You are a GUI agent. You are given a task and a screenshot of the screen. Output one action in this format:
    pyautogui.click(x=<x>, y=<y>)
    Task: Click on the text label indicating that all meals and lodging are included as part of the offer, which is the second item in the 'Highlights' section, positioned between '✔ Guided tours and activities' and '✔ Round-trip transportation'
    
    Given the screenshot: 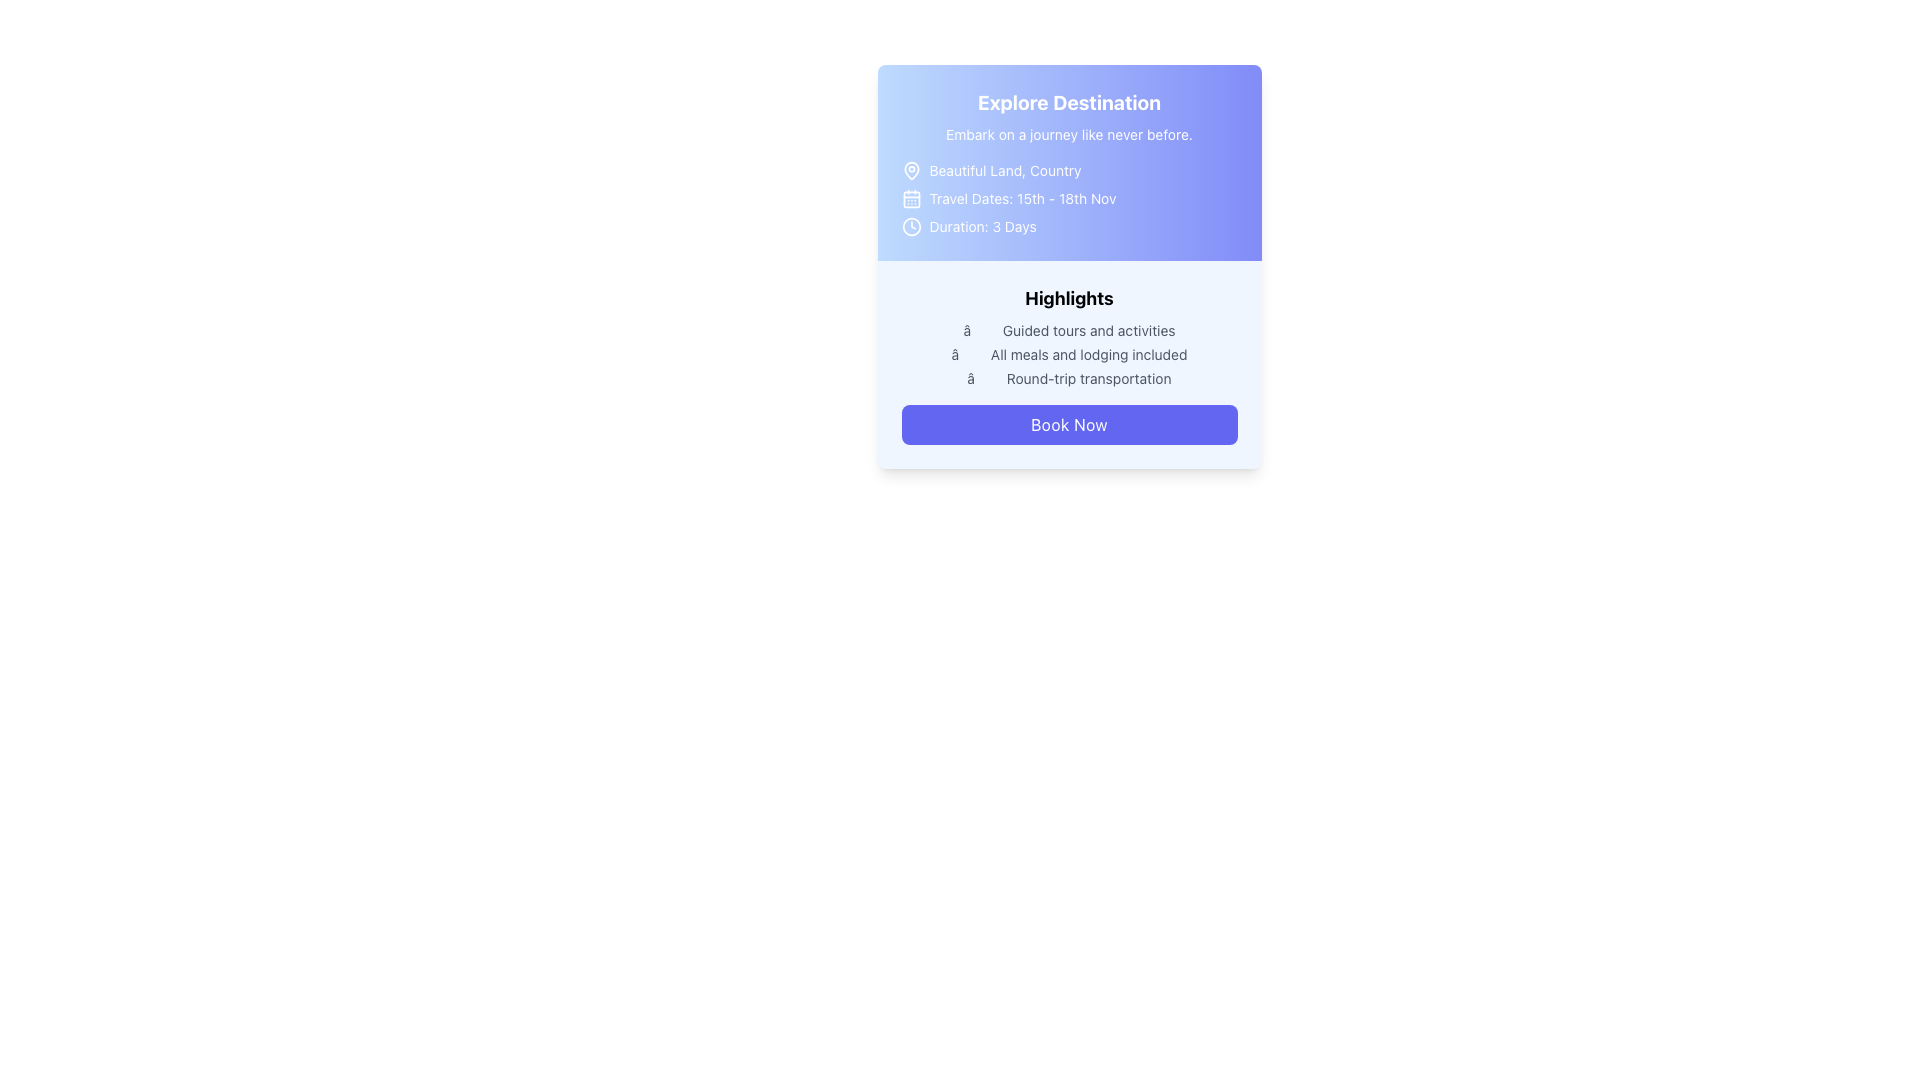 What is the action you would take?
    pyautogui.click(x=1068, y=353)
    